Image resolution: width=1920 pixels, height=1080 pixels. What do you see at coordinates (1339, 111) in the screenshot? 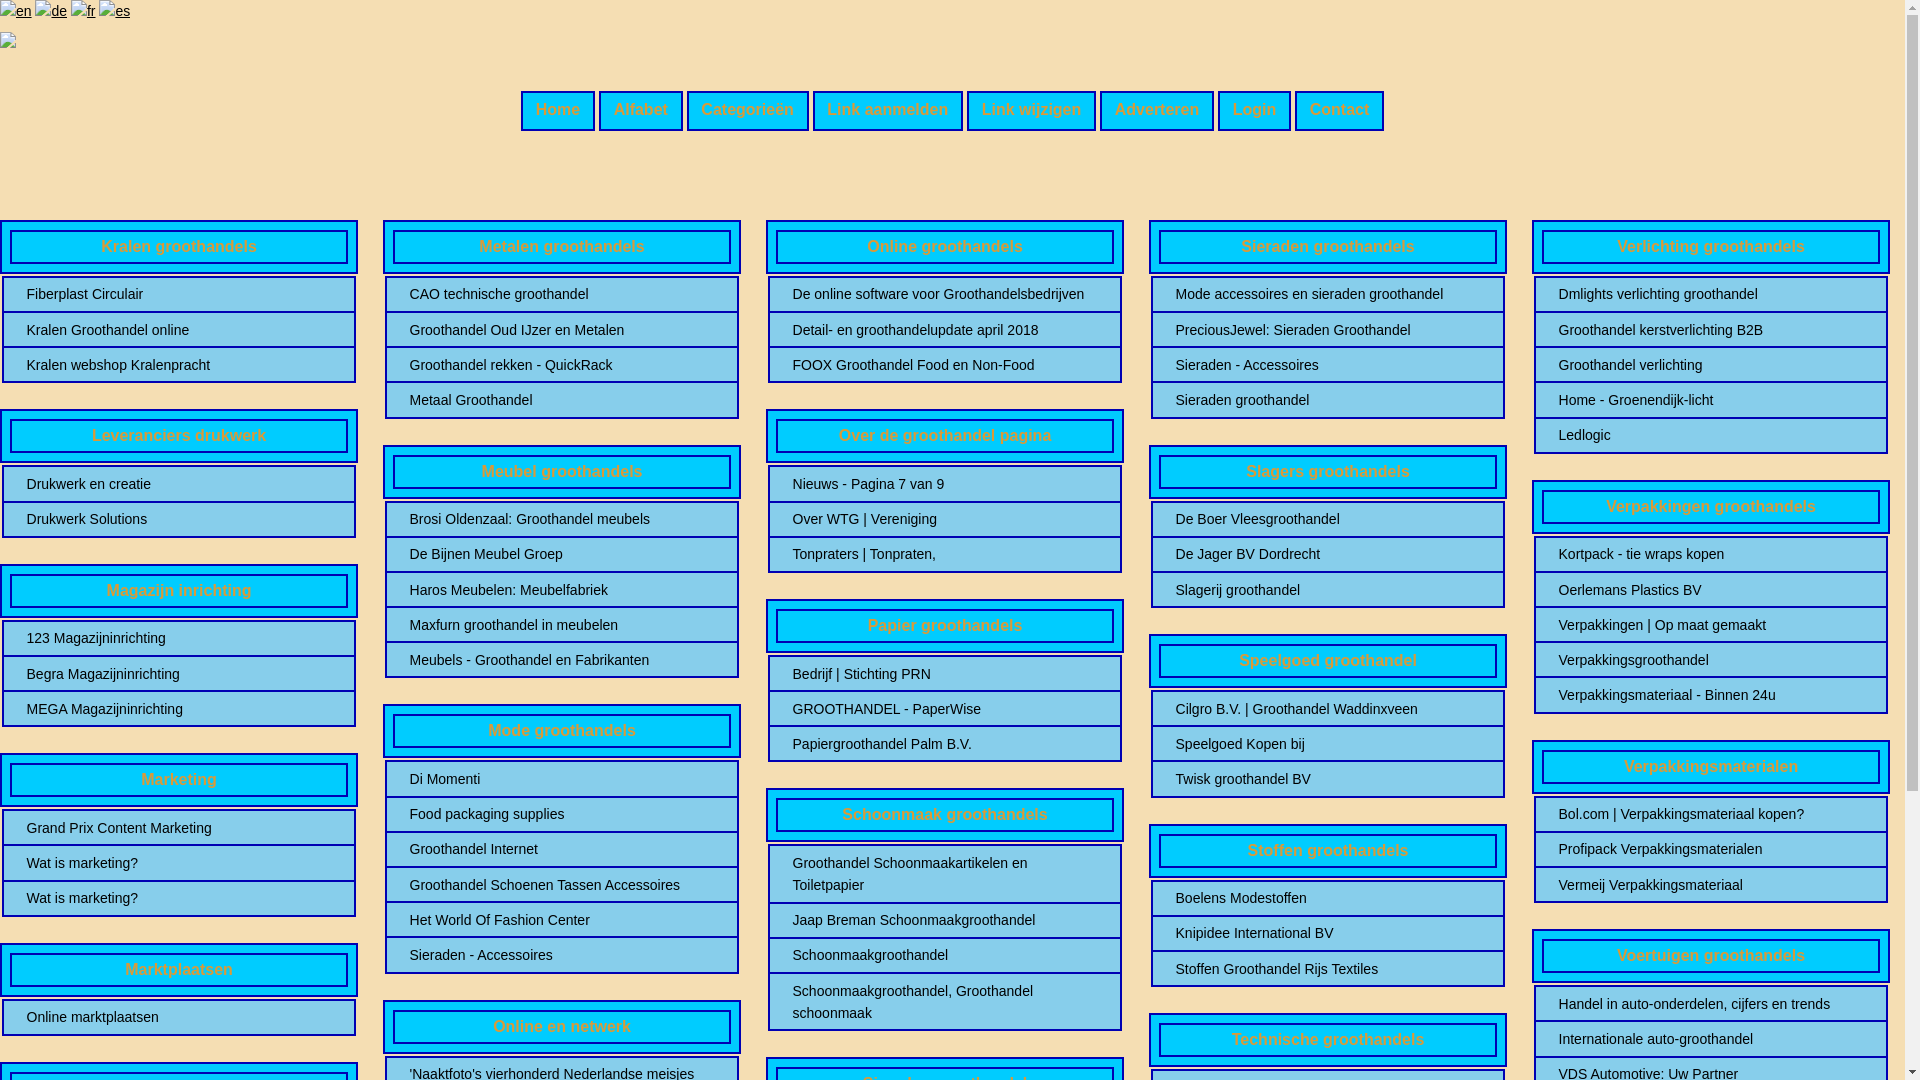
I see `'Contact'` at bounding box center [1339, 111].